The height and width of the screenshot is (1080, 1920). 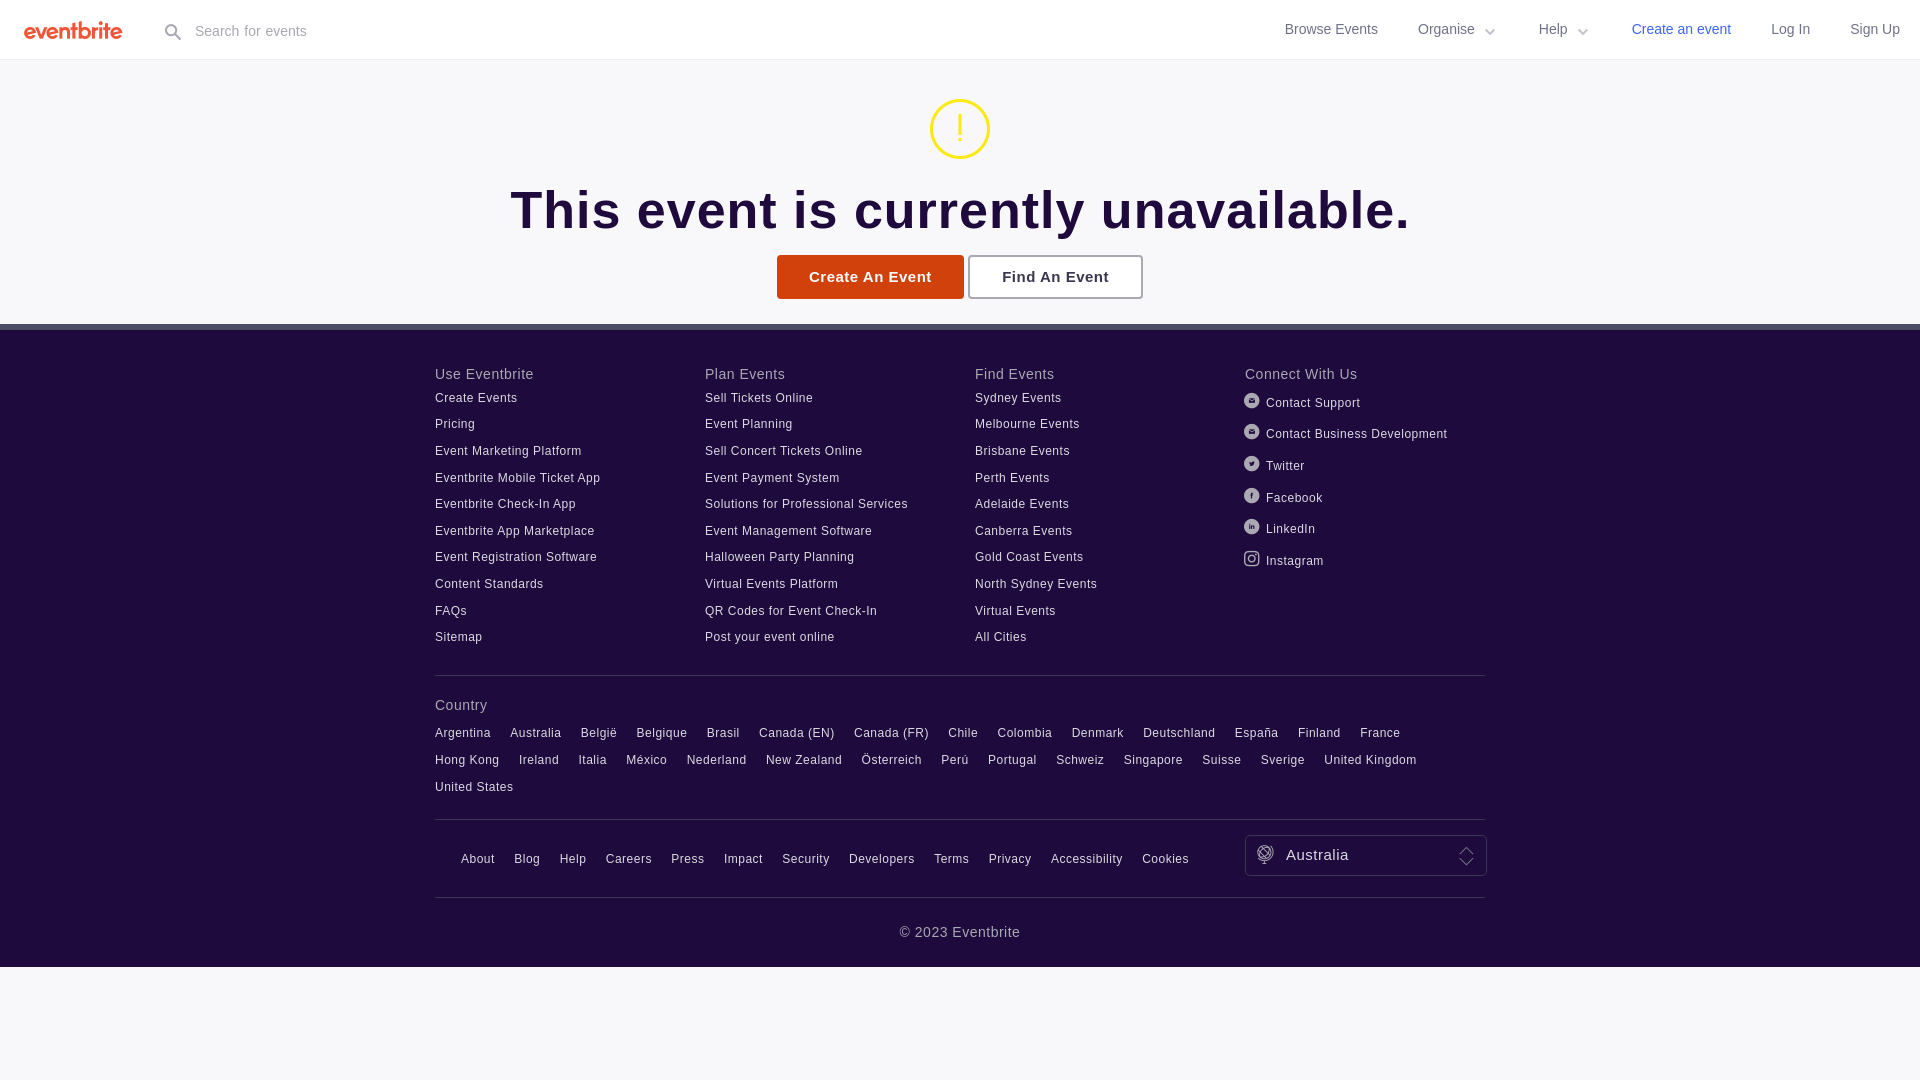 I want to click on 'Halloween Party Planning', so click(x=778, y=556).